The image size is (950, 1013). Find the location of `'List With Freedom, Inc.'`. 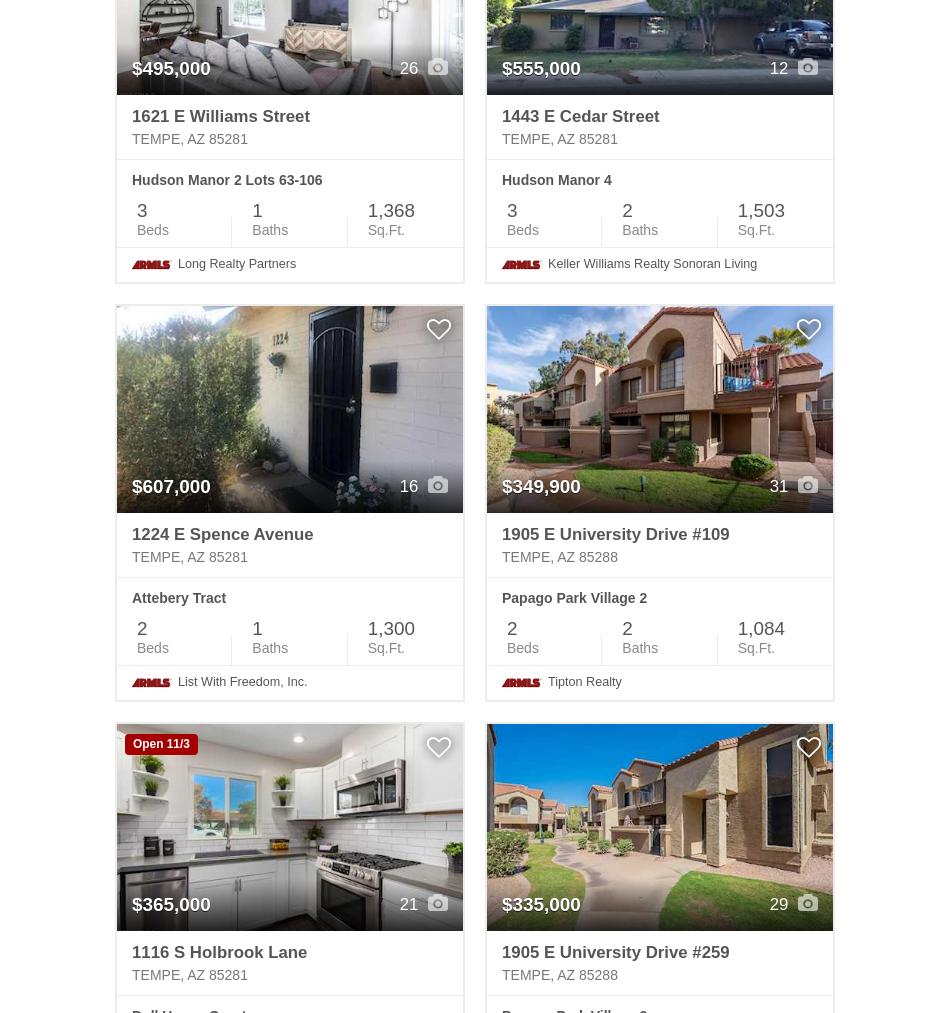

'List With Freedom, Inc.' is located at coordinates (178, 680).